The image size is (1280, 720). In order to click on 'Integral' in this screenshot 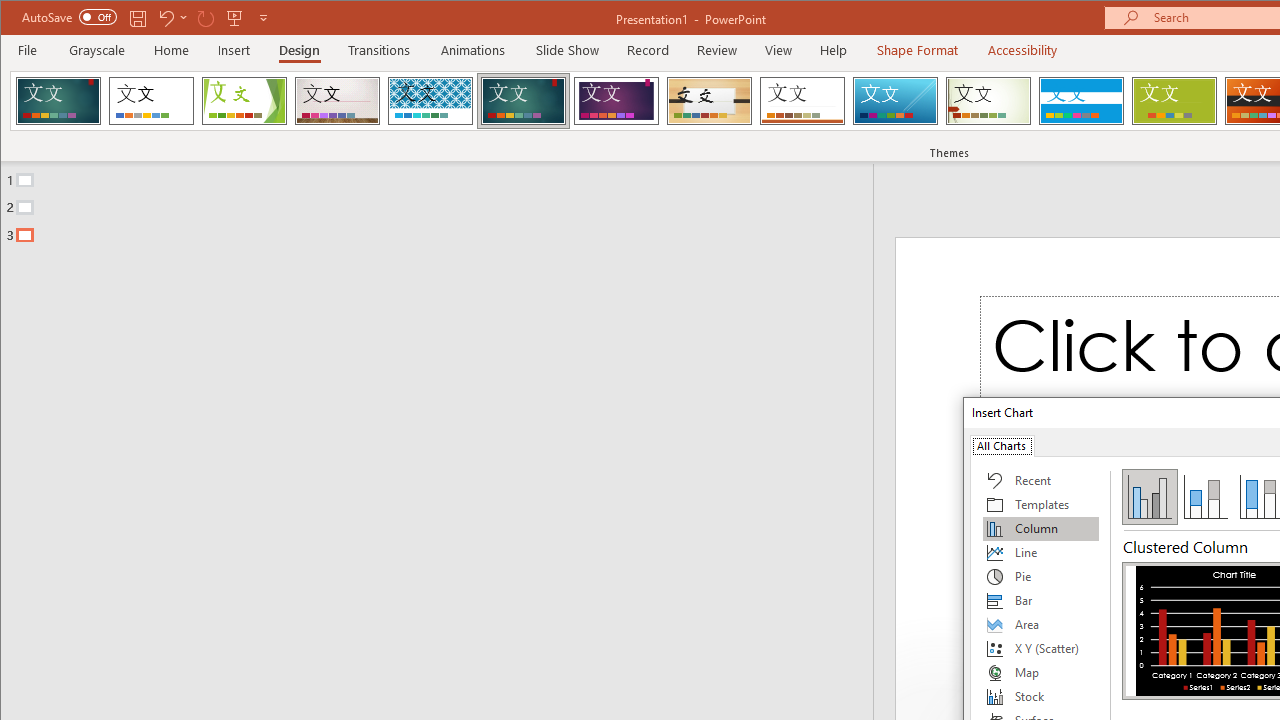, I will do `click(429, 100)`.